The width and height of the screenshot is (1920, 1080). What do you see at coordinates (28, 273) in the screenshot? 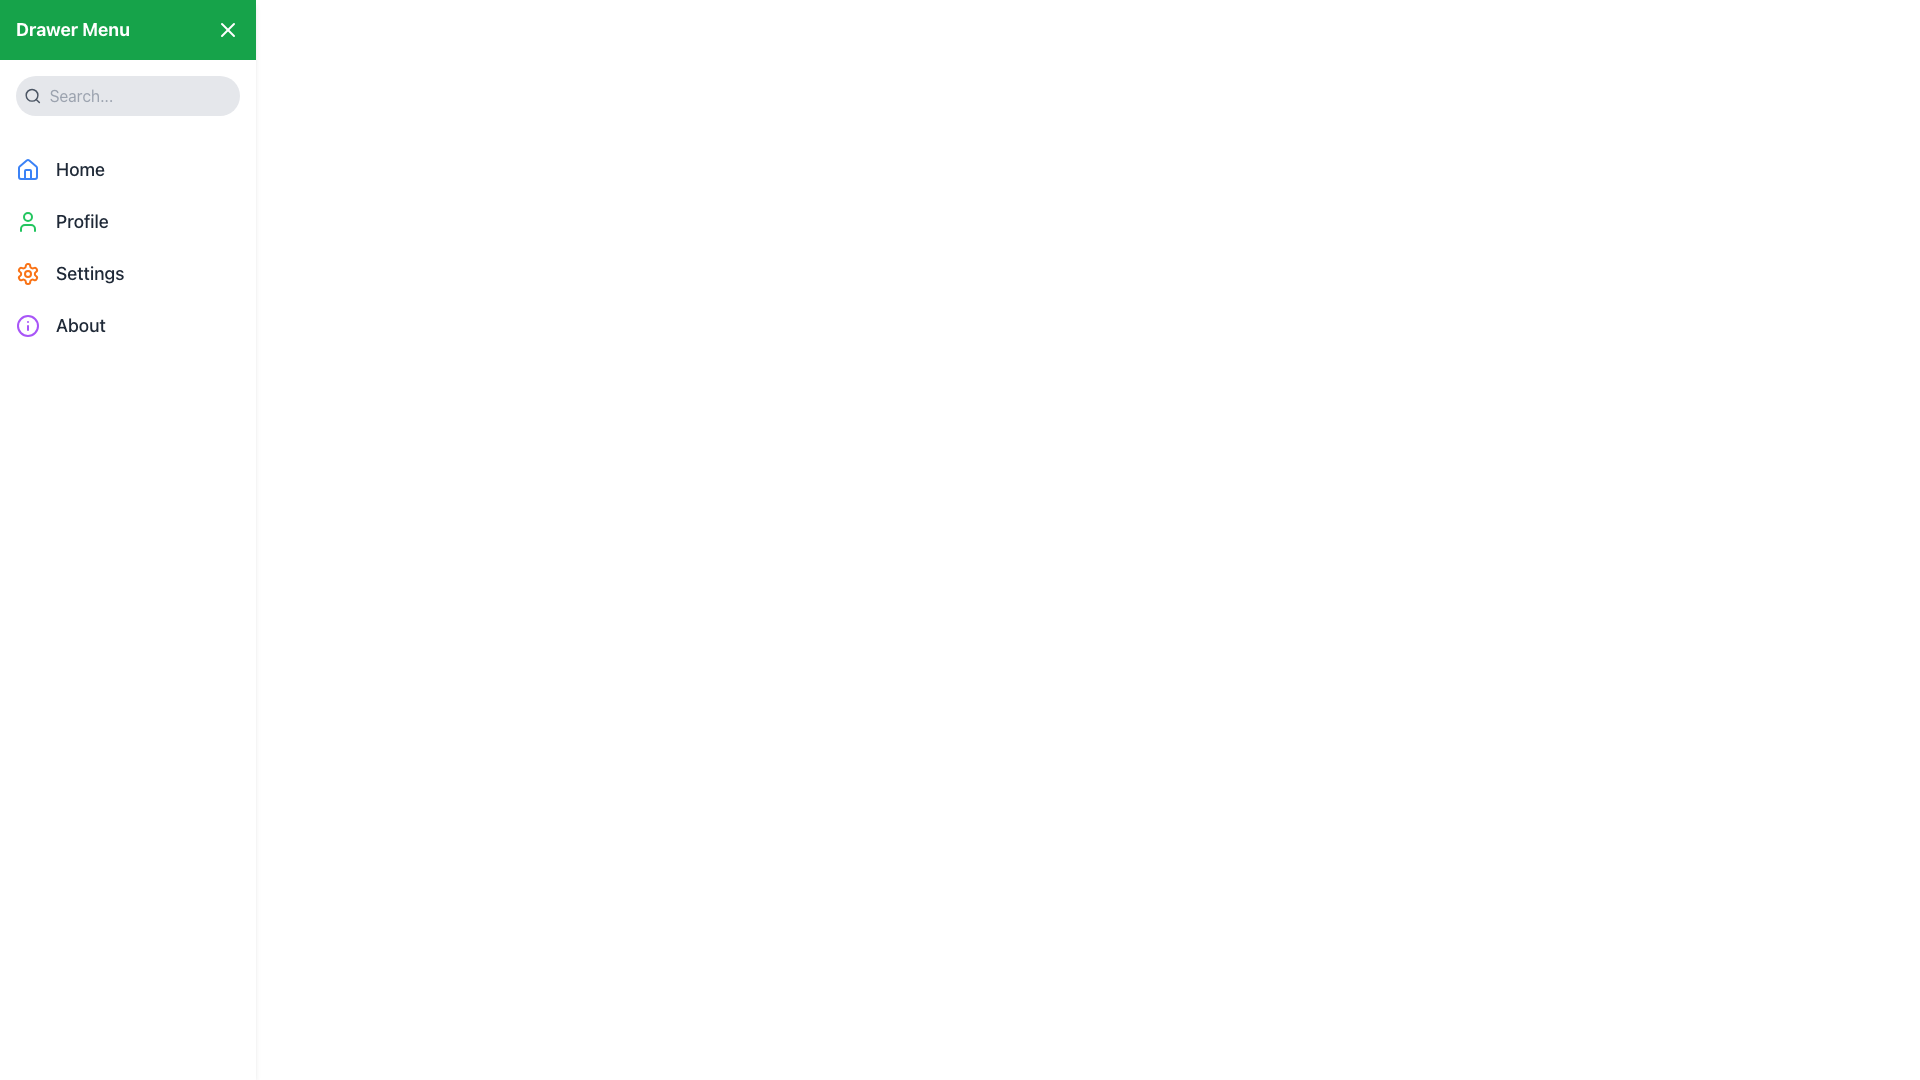
I see `the settings icon, which is a cogwheel located to the left of the 'Settings' label in the vertical menu list` at bounding box center [28, 273].